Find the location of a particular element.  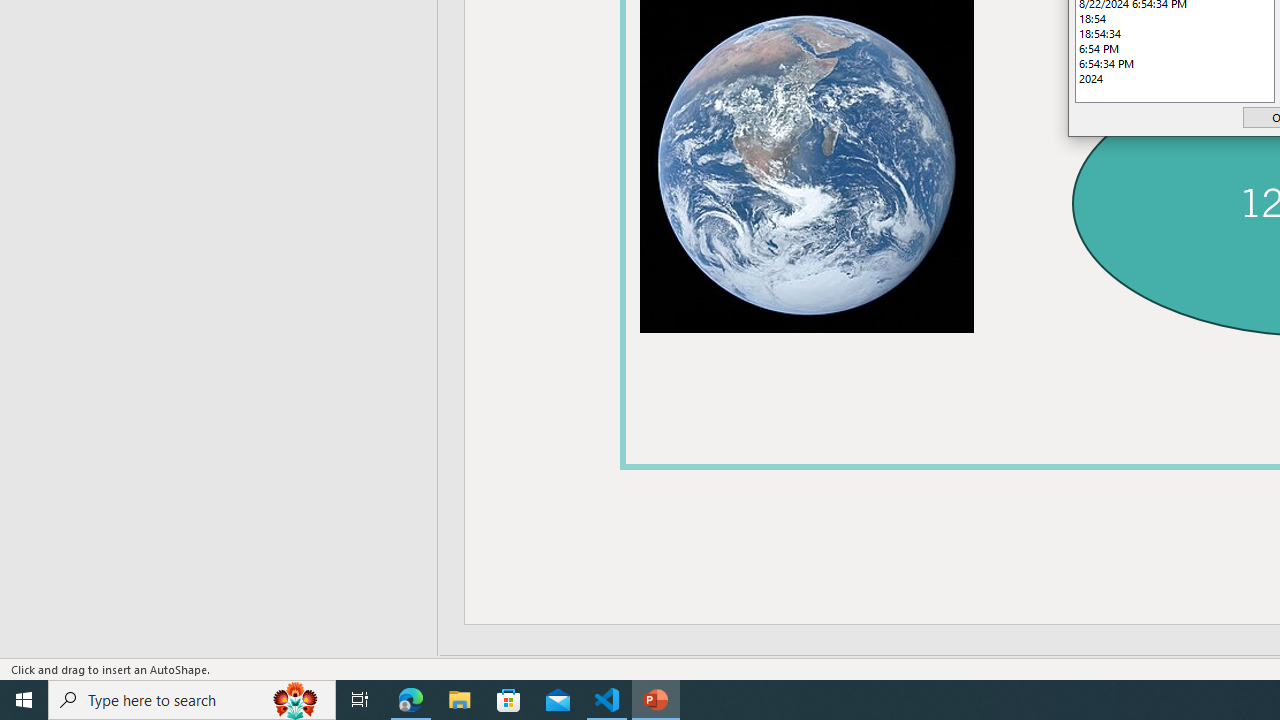

'Task View' is located at coordinates (359, 698).